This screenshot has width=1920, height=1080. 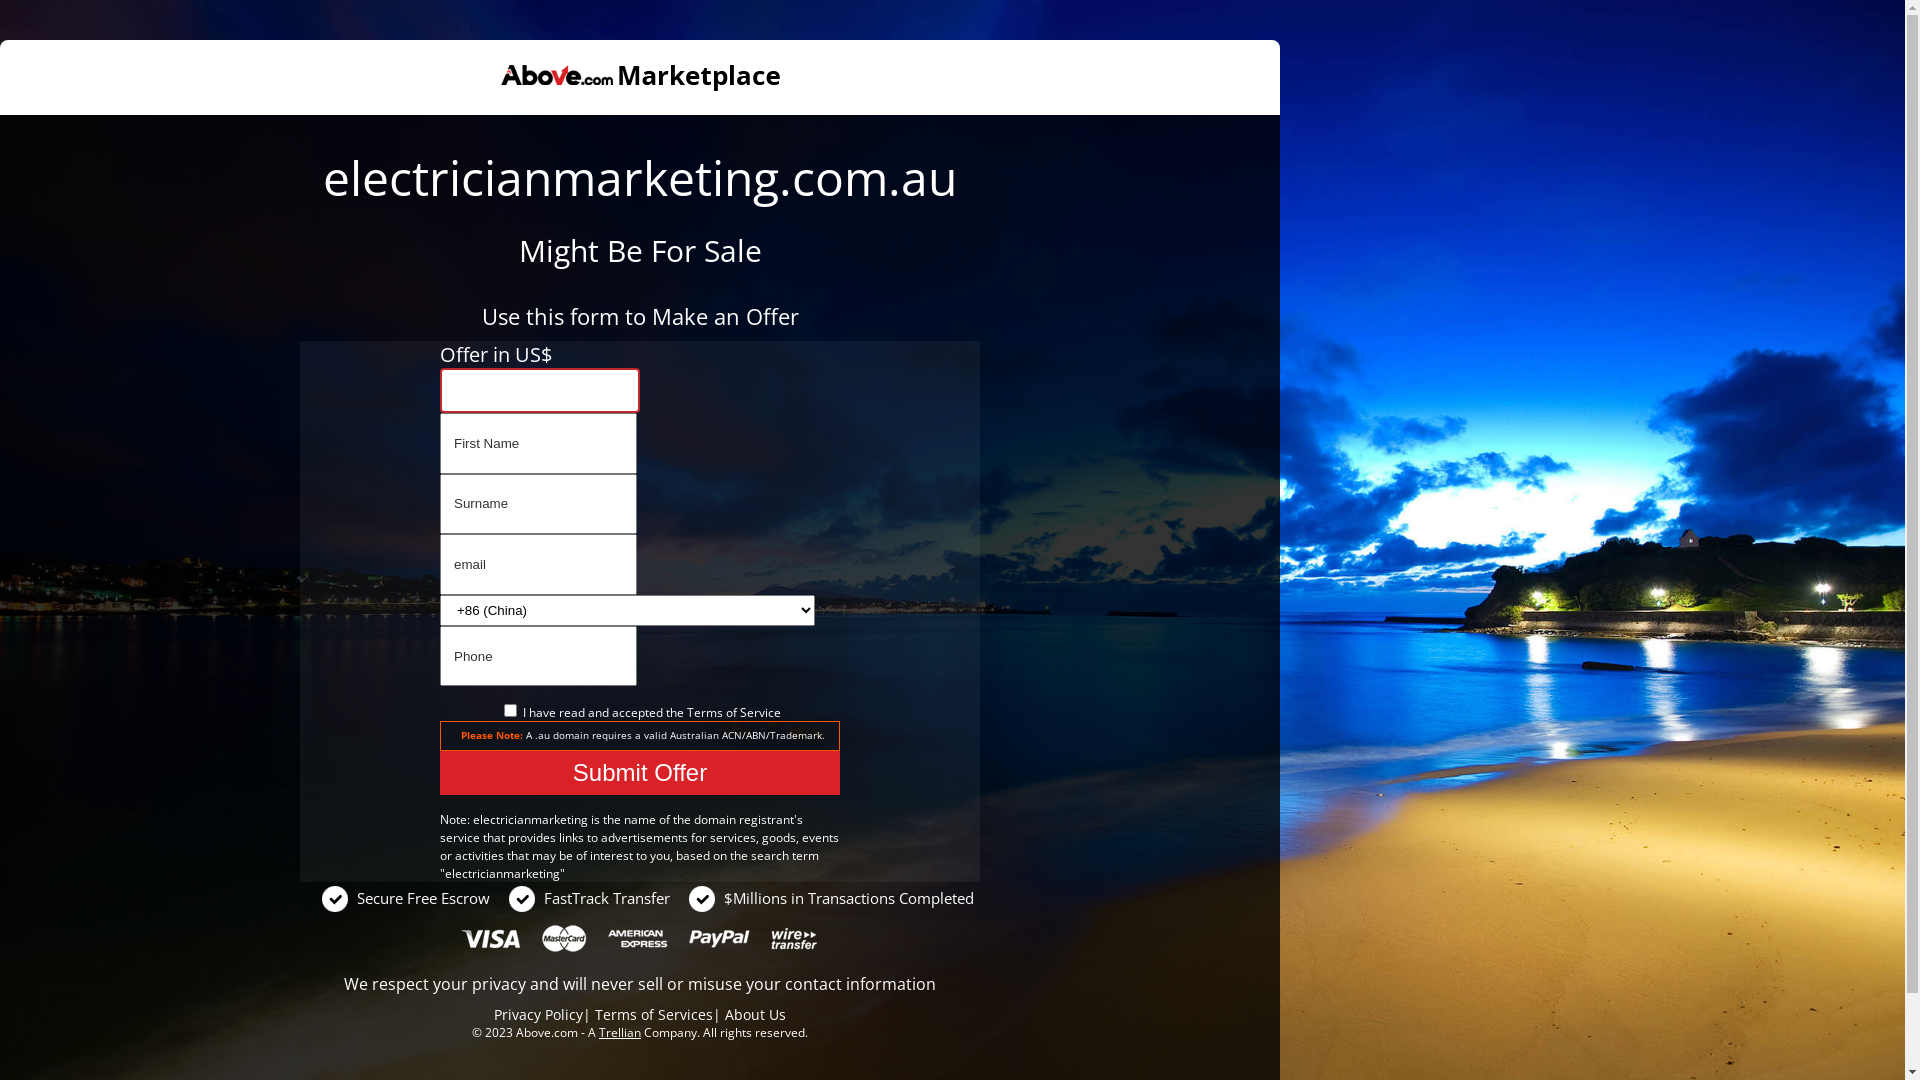 What do you see at coordinates (494, 1014) in the screenshot?
I see `'Privacy Policy'` at bounding box center [494, 1014].